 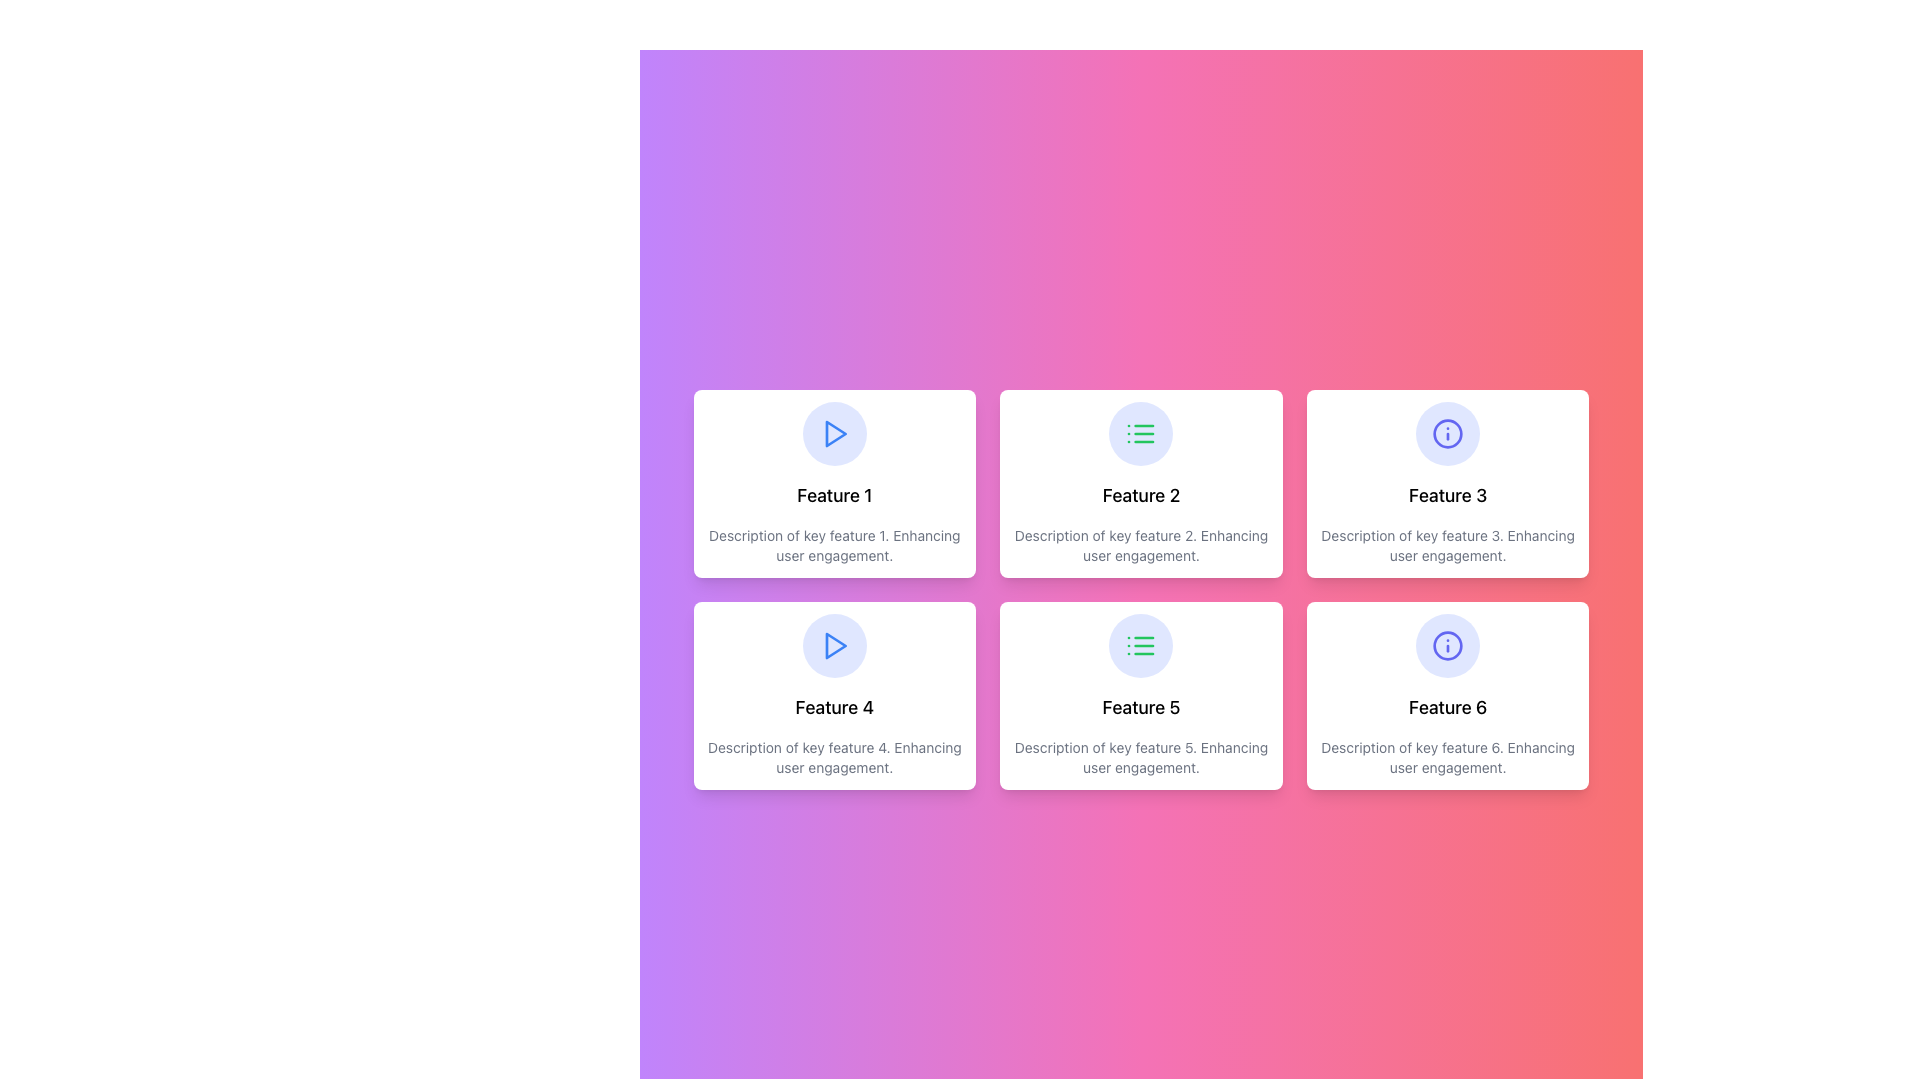 What do you see at coordinates (1448, 433) in the screenshot?
I see `the informational icon located within the 'Feature 3' card in the top row of the grid layout` at bounding box center [1448, 433].